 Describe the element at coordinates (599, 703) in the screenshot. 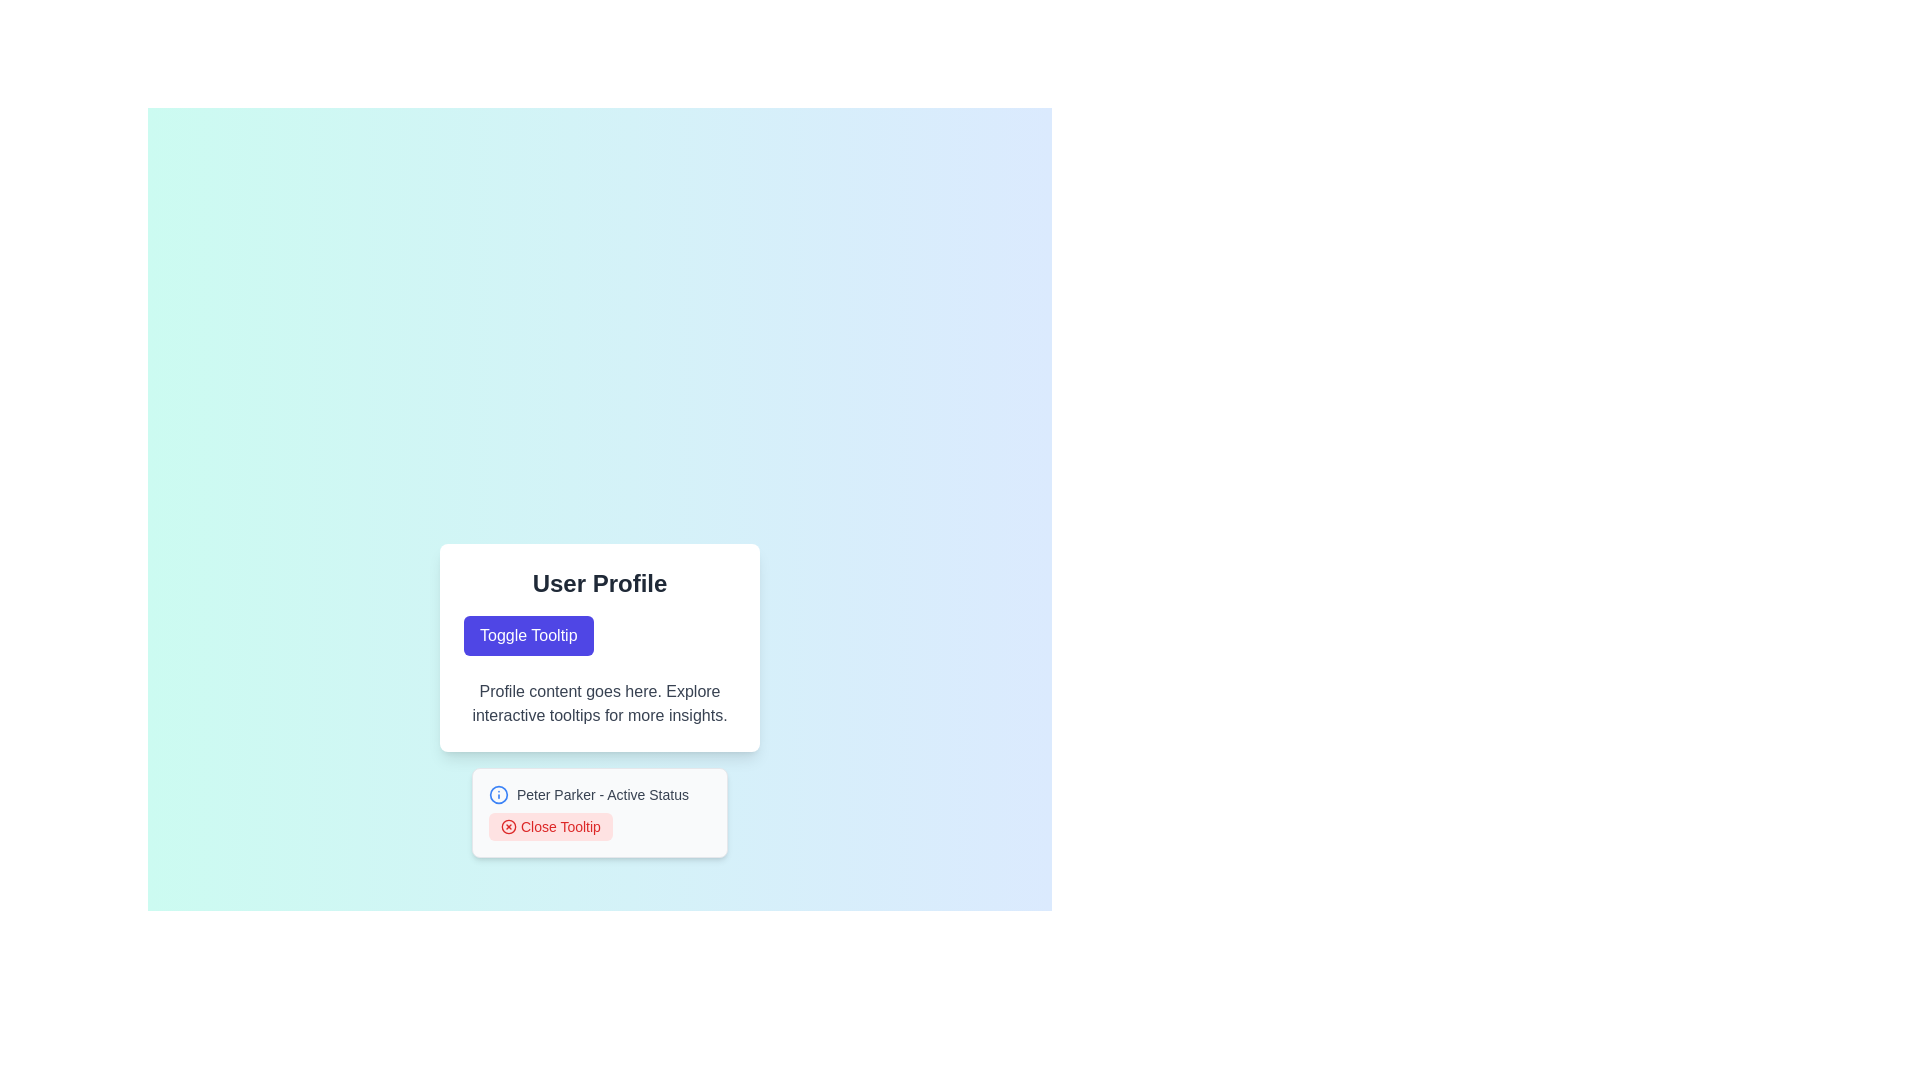

I see `the informational text element located below the 'Toggle Tooltip' button in the user profile interface` at that location.